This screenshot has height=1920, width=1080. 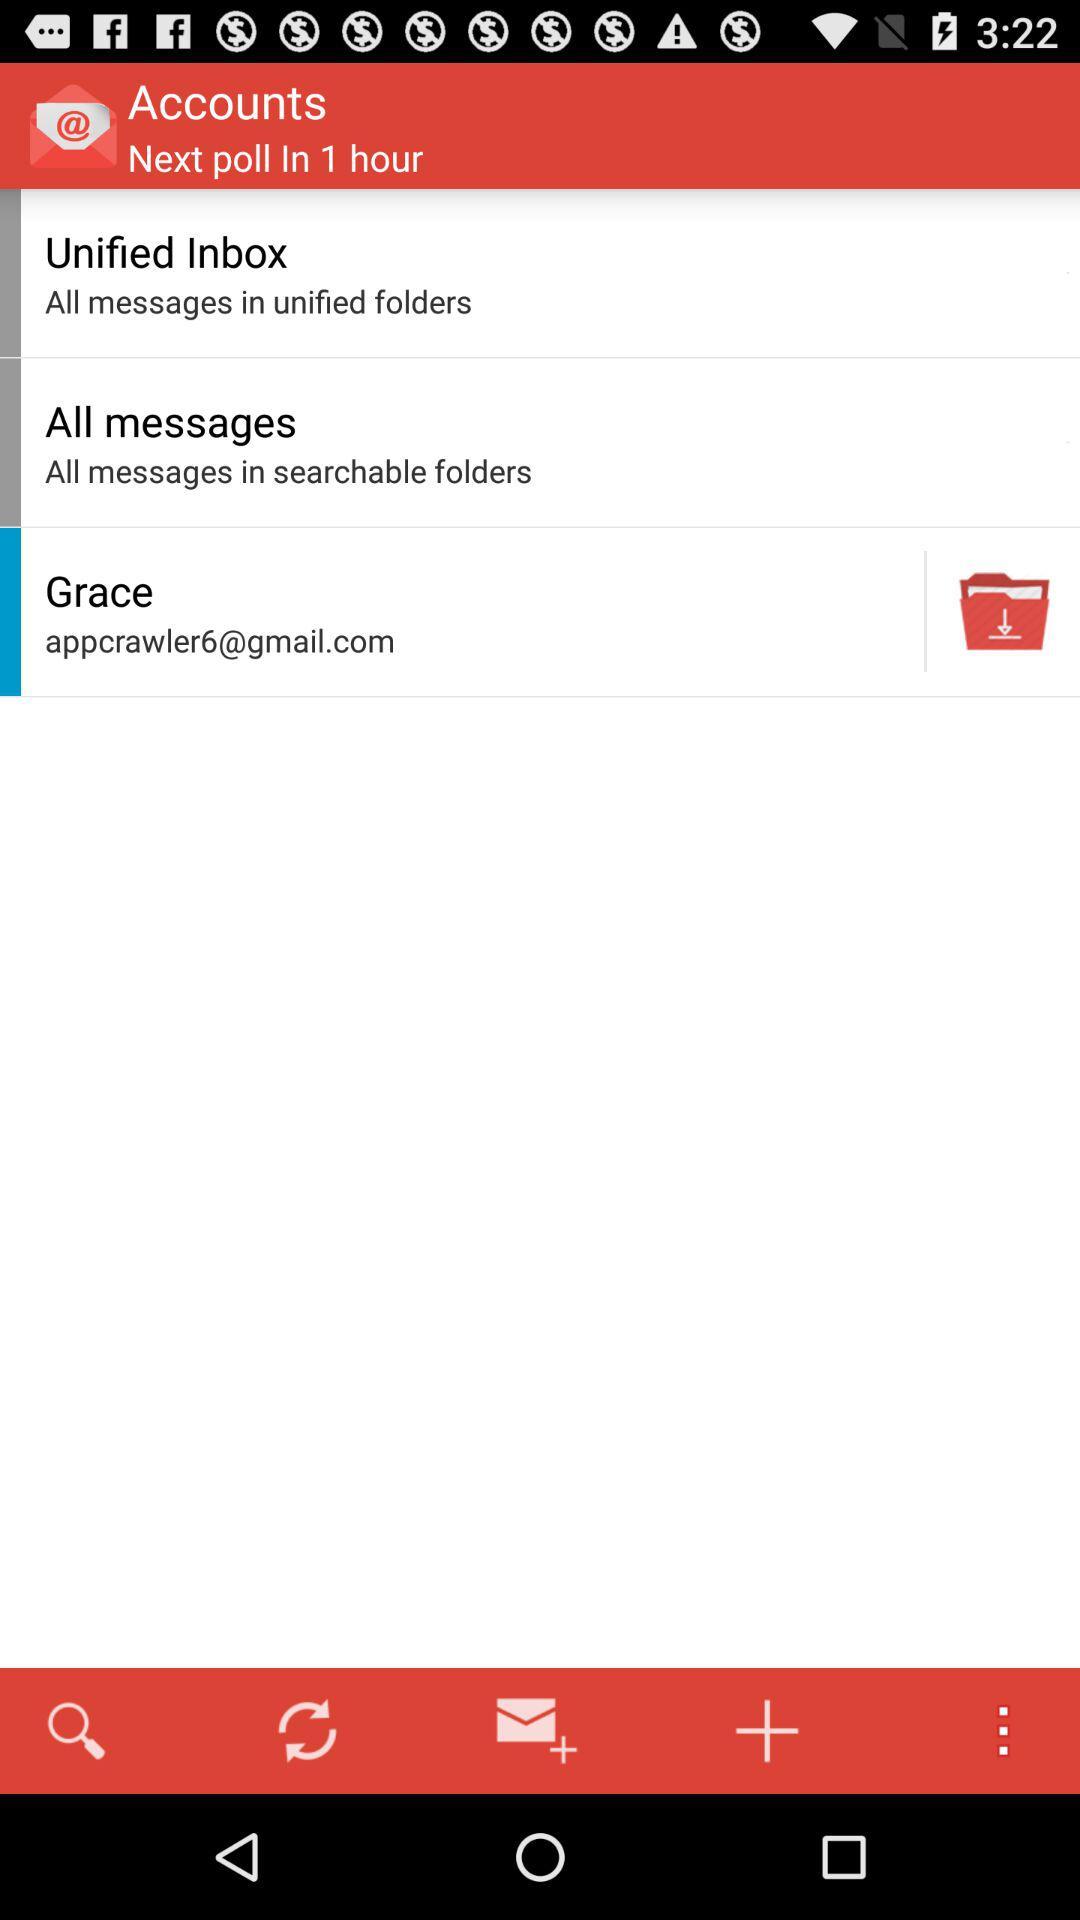 What do you see at coordinates (479, 640) in the screenshot?
I see `the icon below the grace item` at bounding box center [479, 640].